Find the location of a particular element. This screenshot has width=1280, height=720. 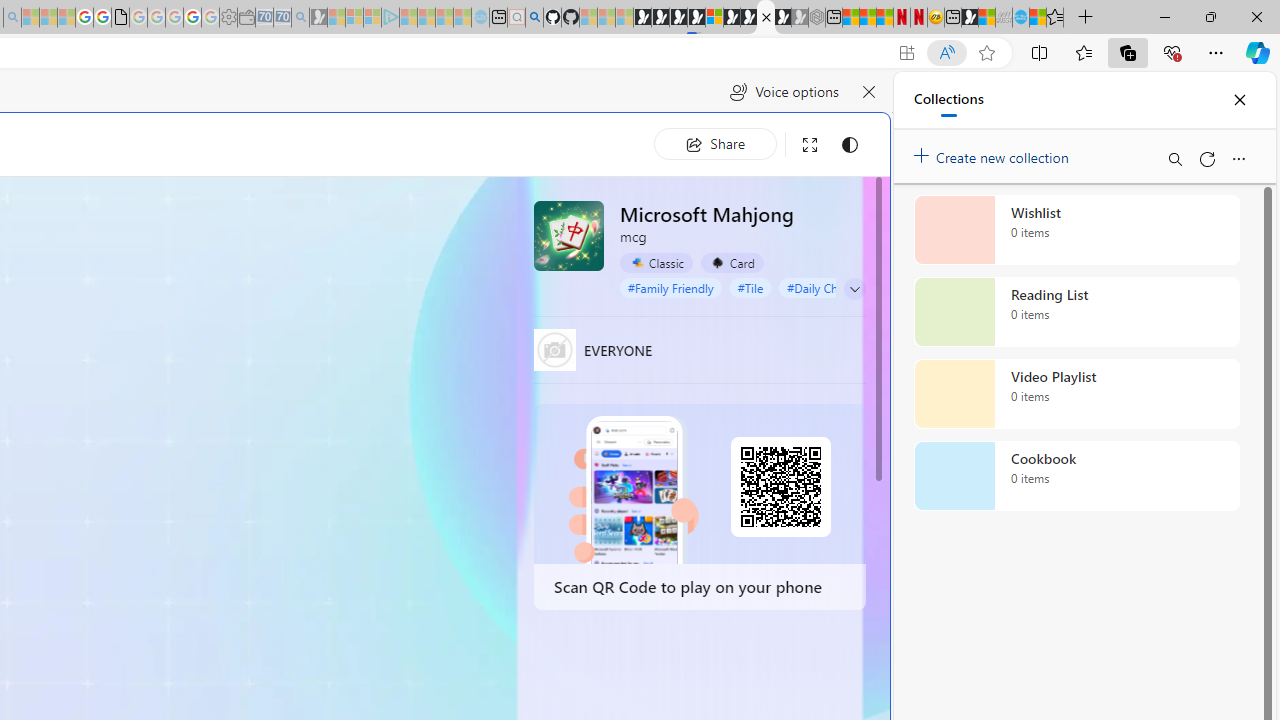

'More options menu' is located at coordinates (1237, 158).